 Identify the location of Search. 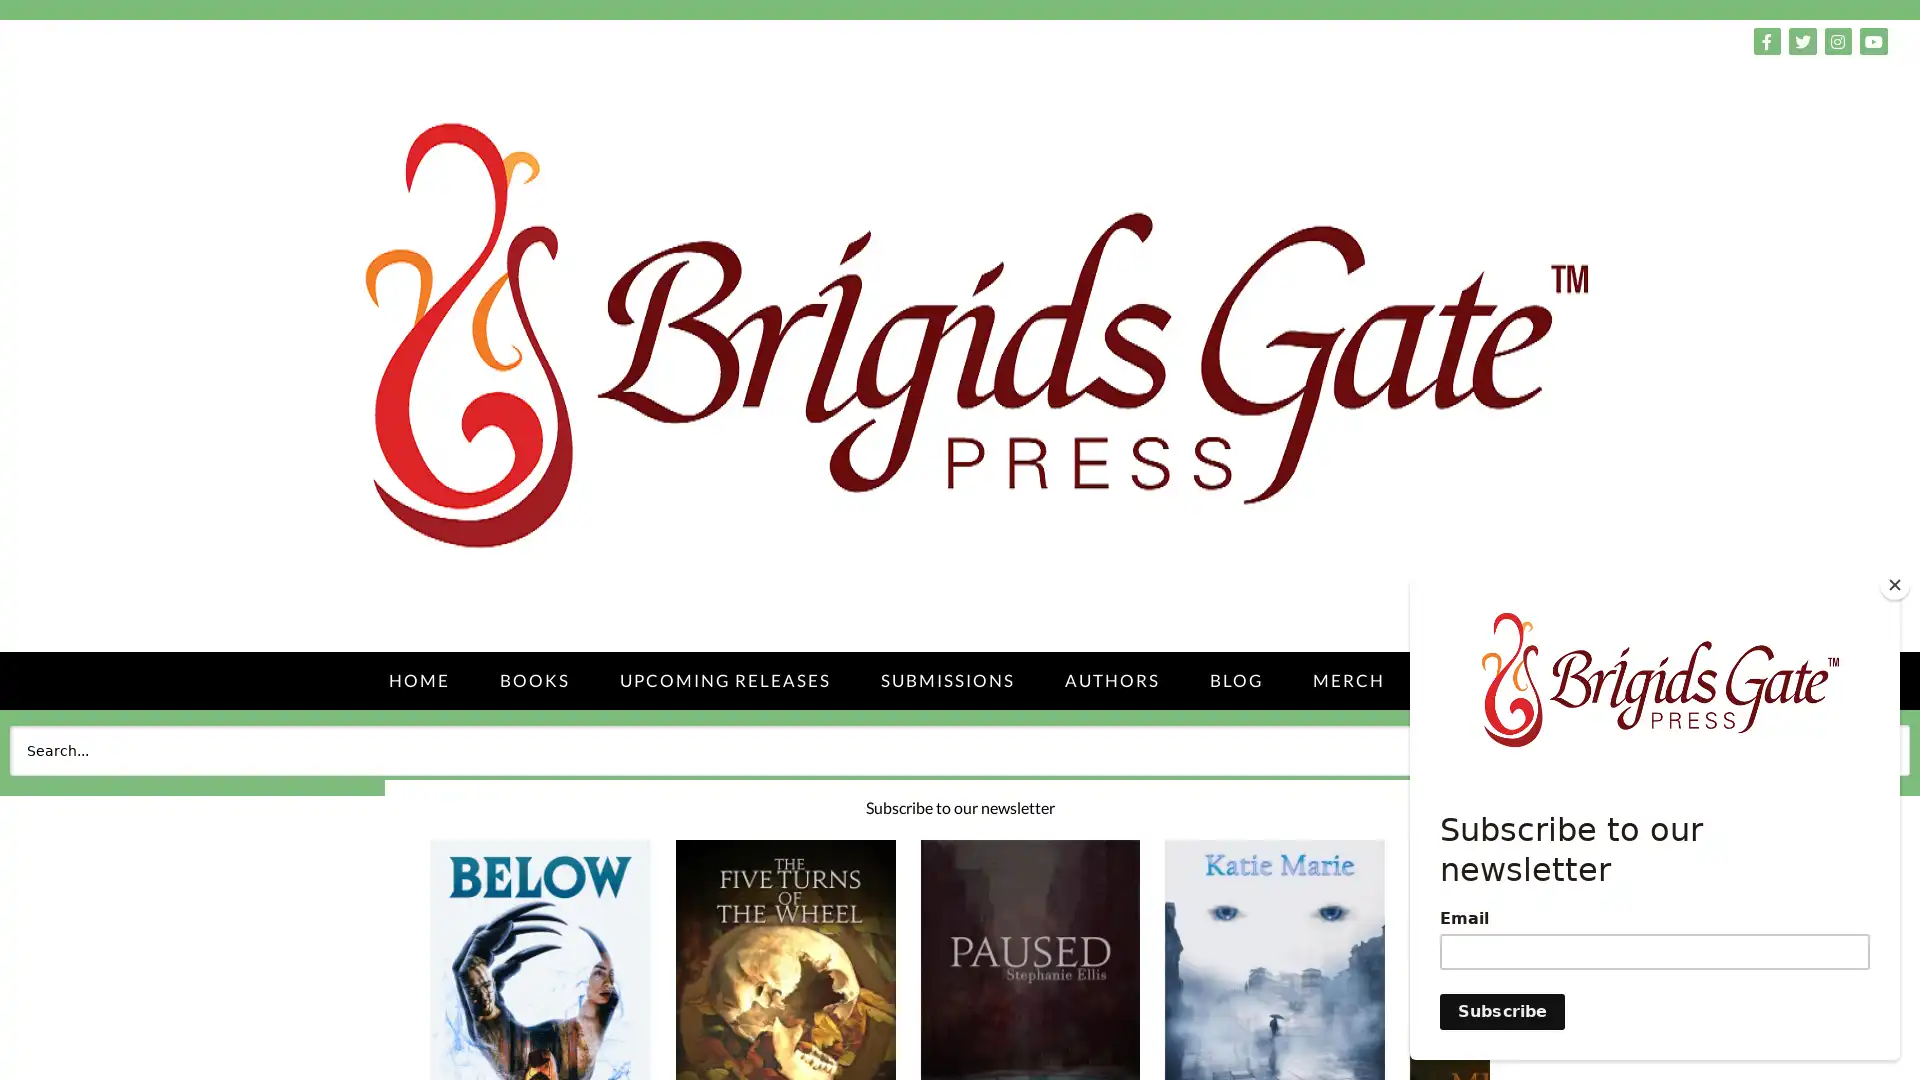
(1864, 749).